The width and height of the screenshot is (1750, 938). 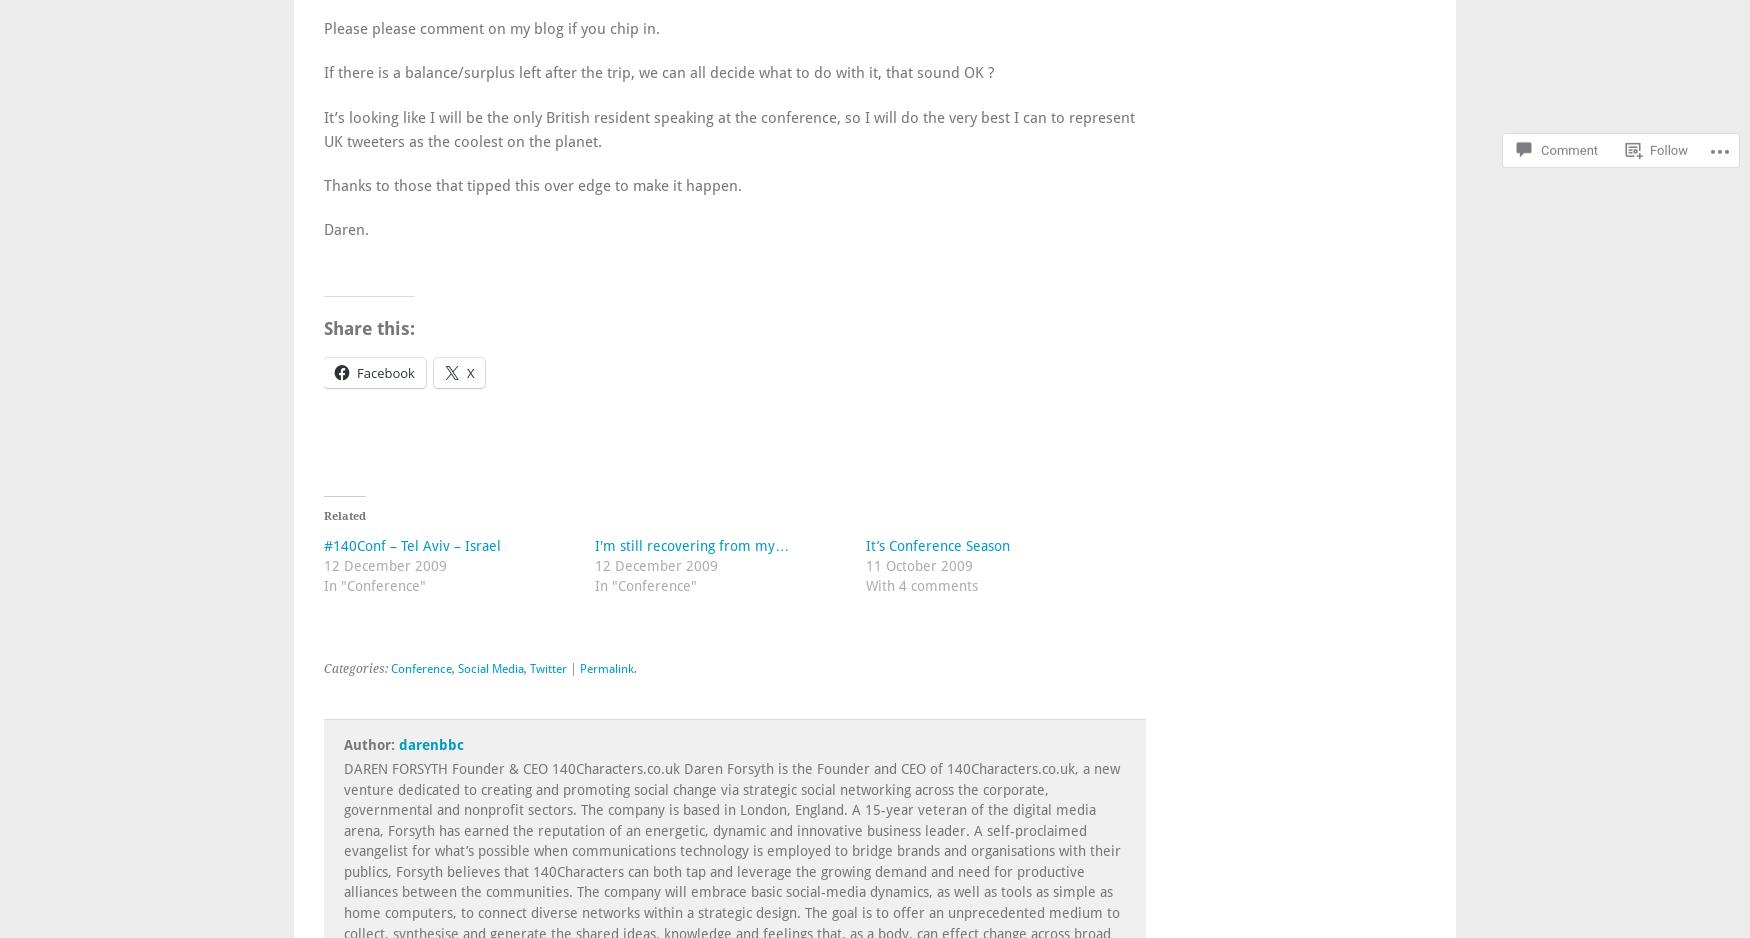 What do you see at coordinates (1667, 96) in the screenshot?
I see `'Follow'` at bounding box center [1667, 96].